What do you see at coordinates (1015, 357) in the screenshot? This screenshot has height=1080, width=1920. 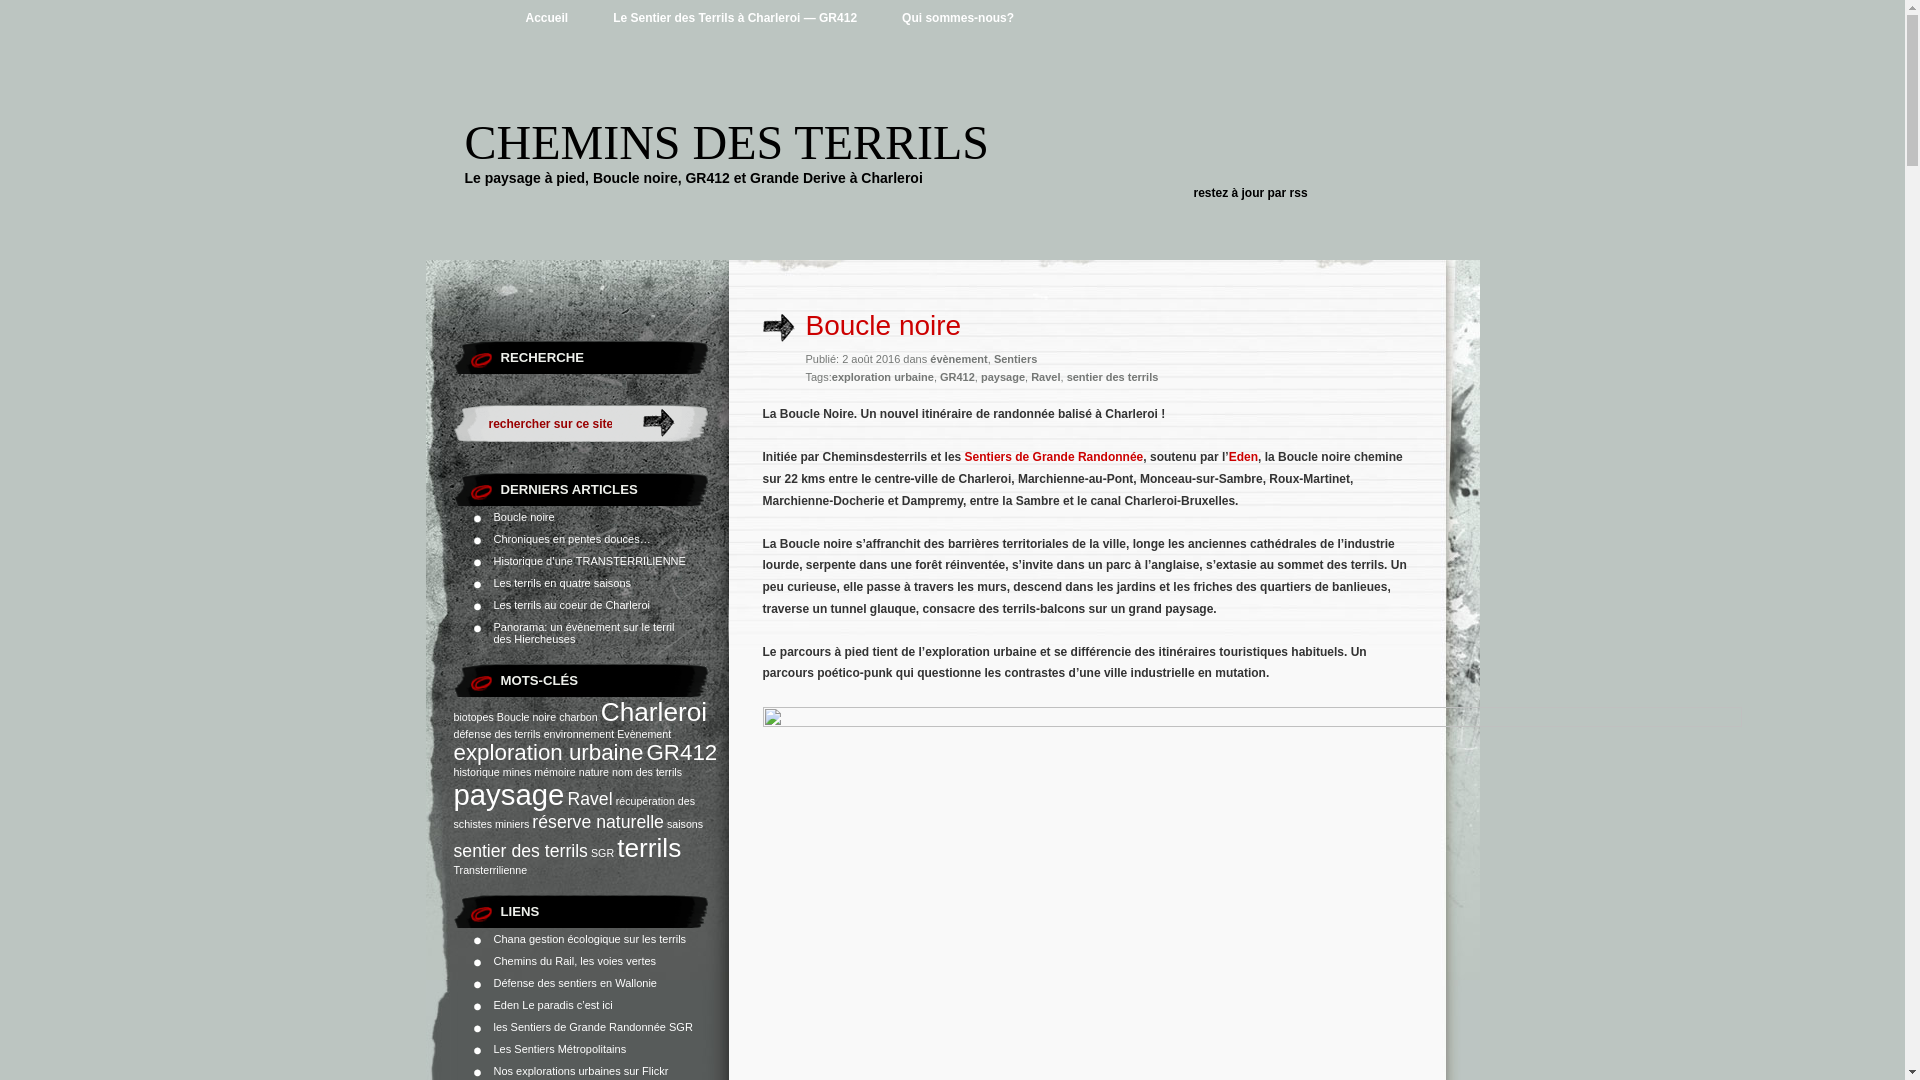 I see `'Sentiers'` at bounding box center [1015, 357].